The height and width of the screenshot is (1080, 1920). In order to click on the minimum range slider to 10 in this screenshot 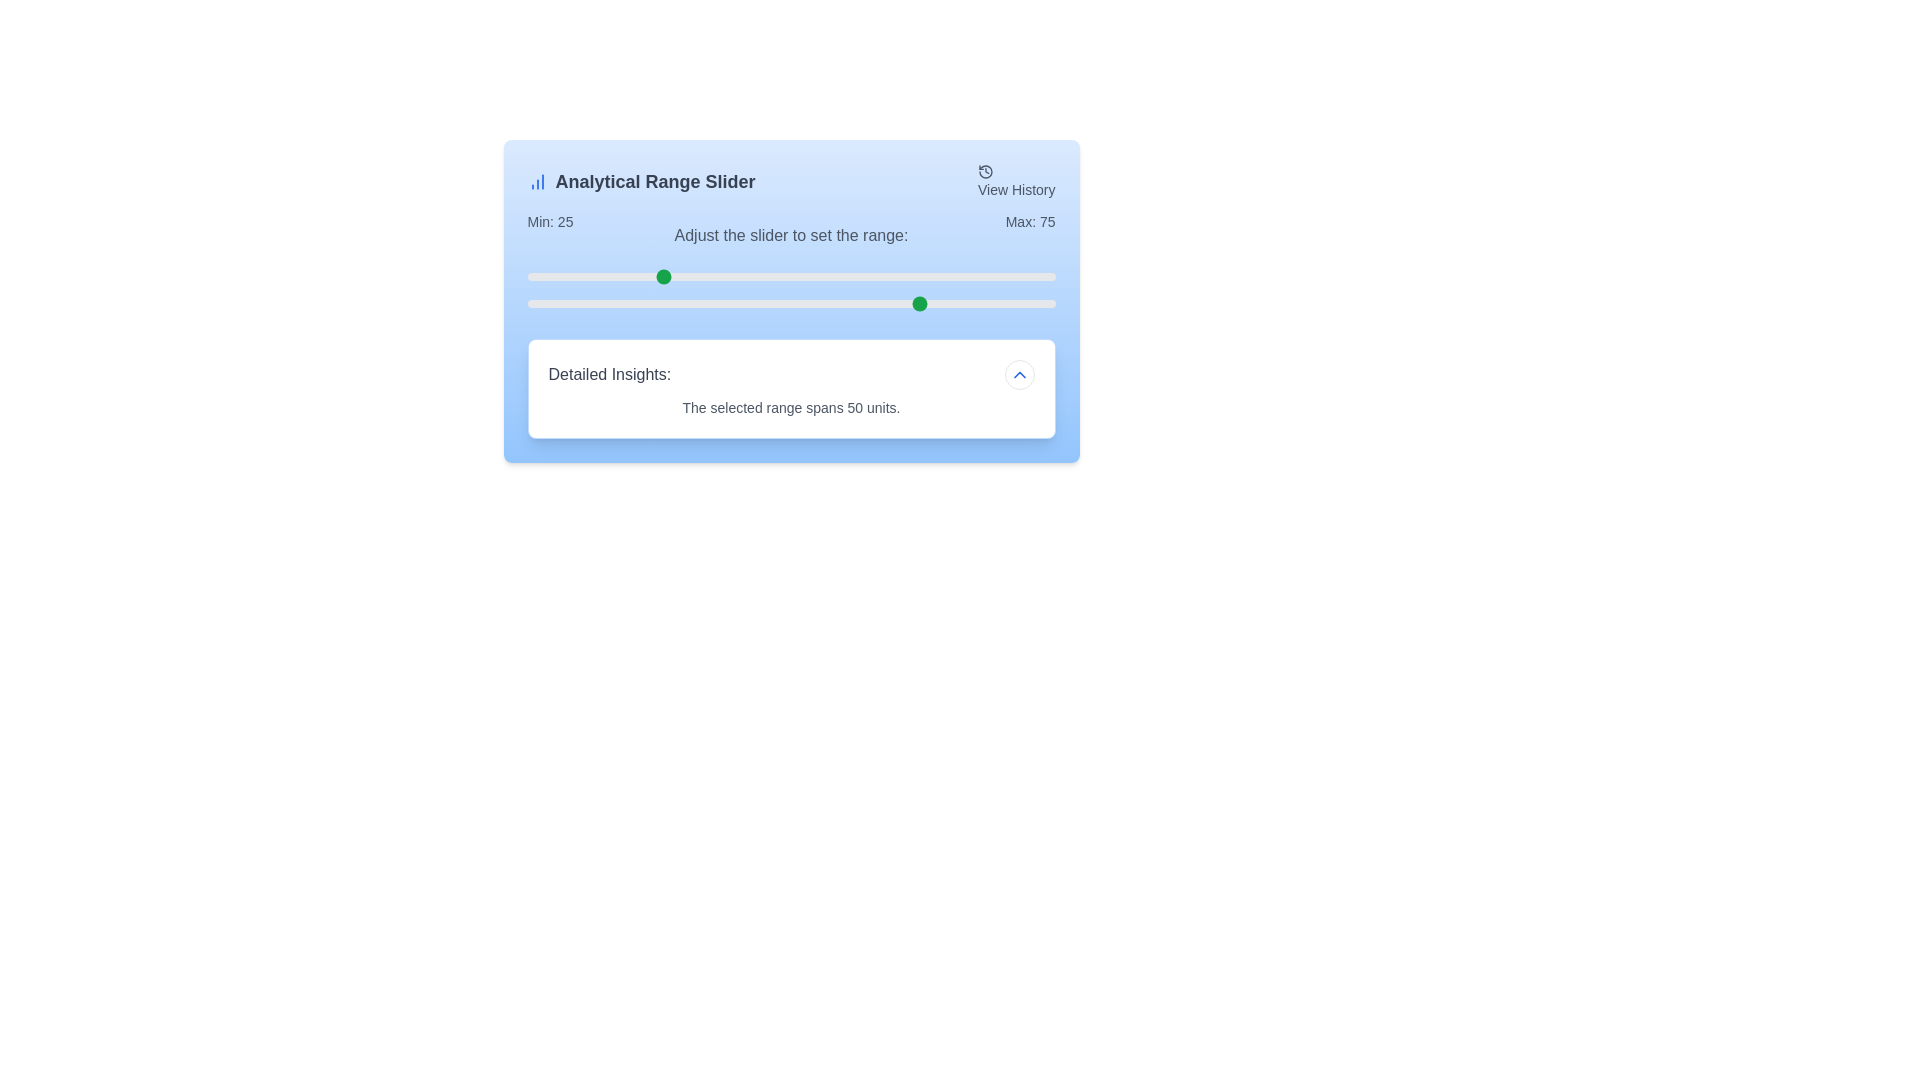, I will do `click(579, 277)`.